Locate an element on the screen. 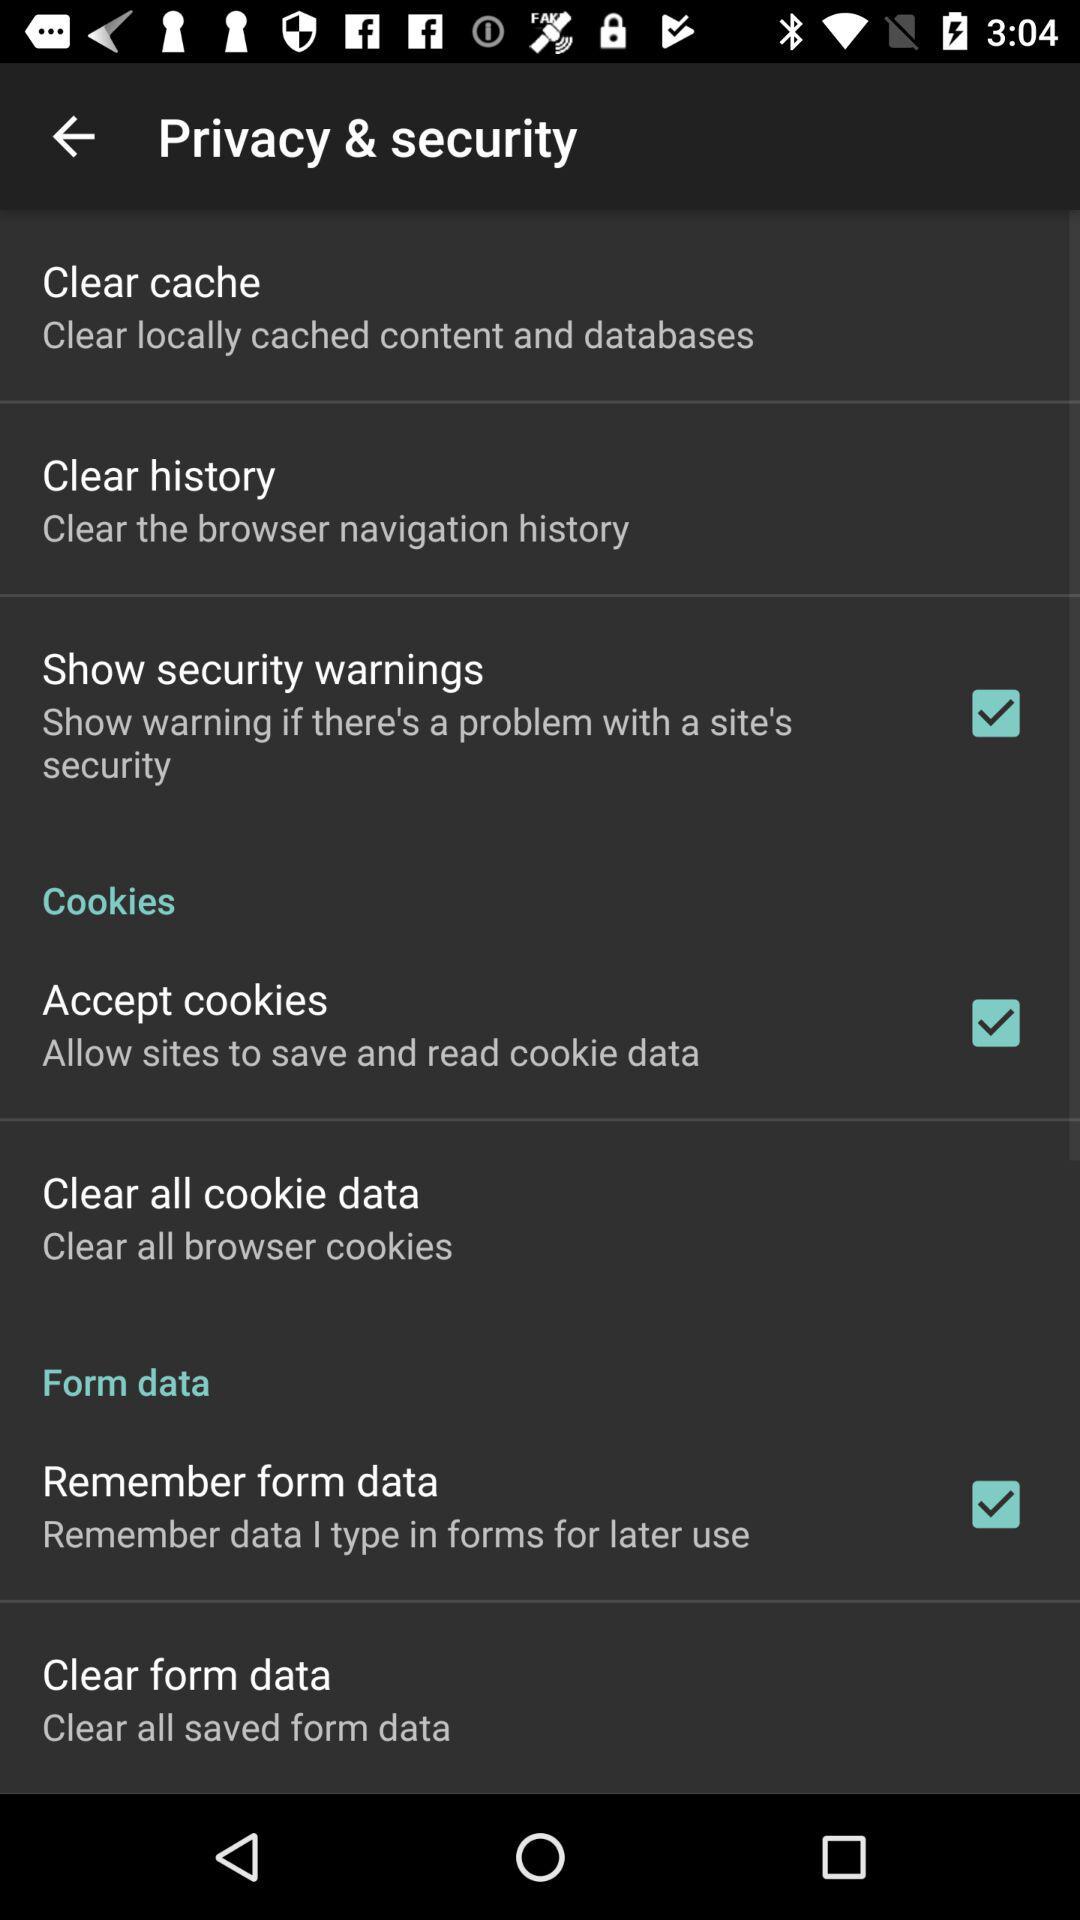 The width and height of the screenshot is (1080, 1920). clear locally cached is located at coordinates (398, 333).